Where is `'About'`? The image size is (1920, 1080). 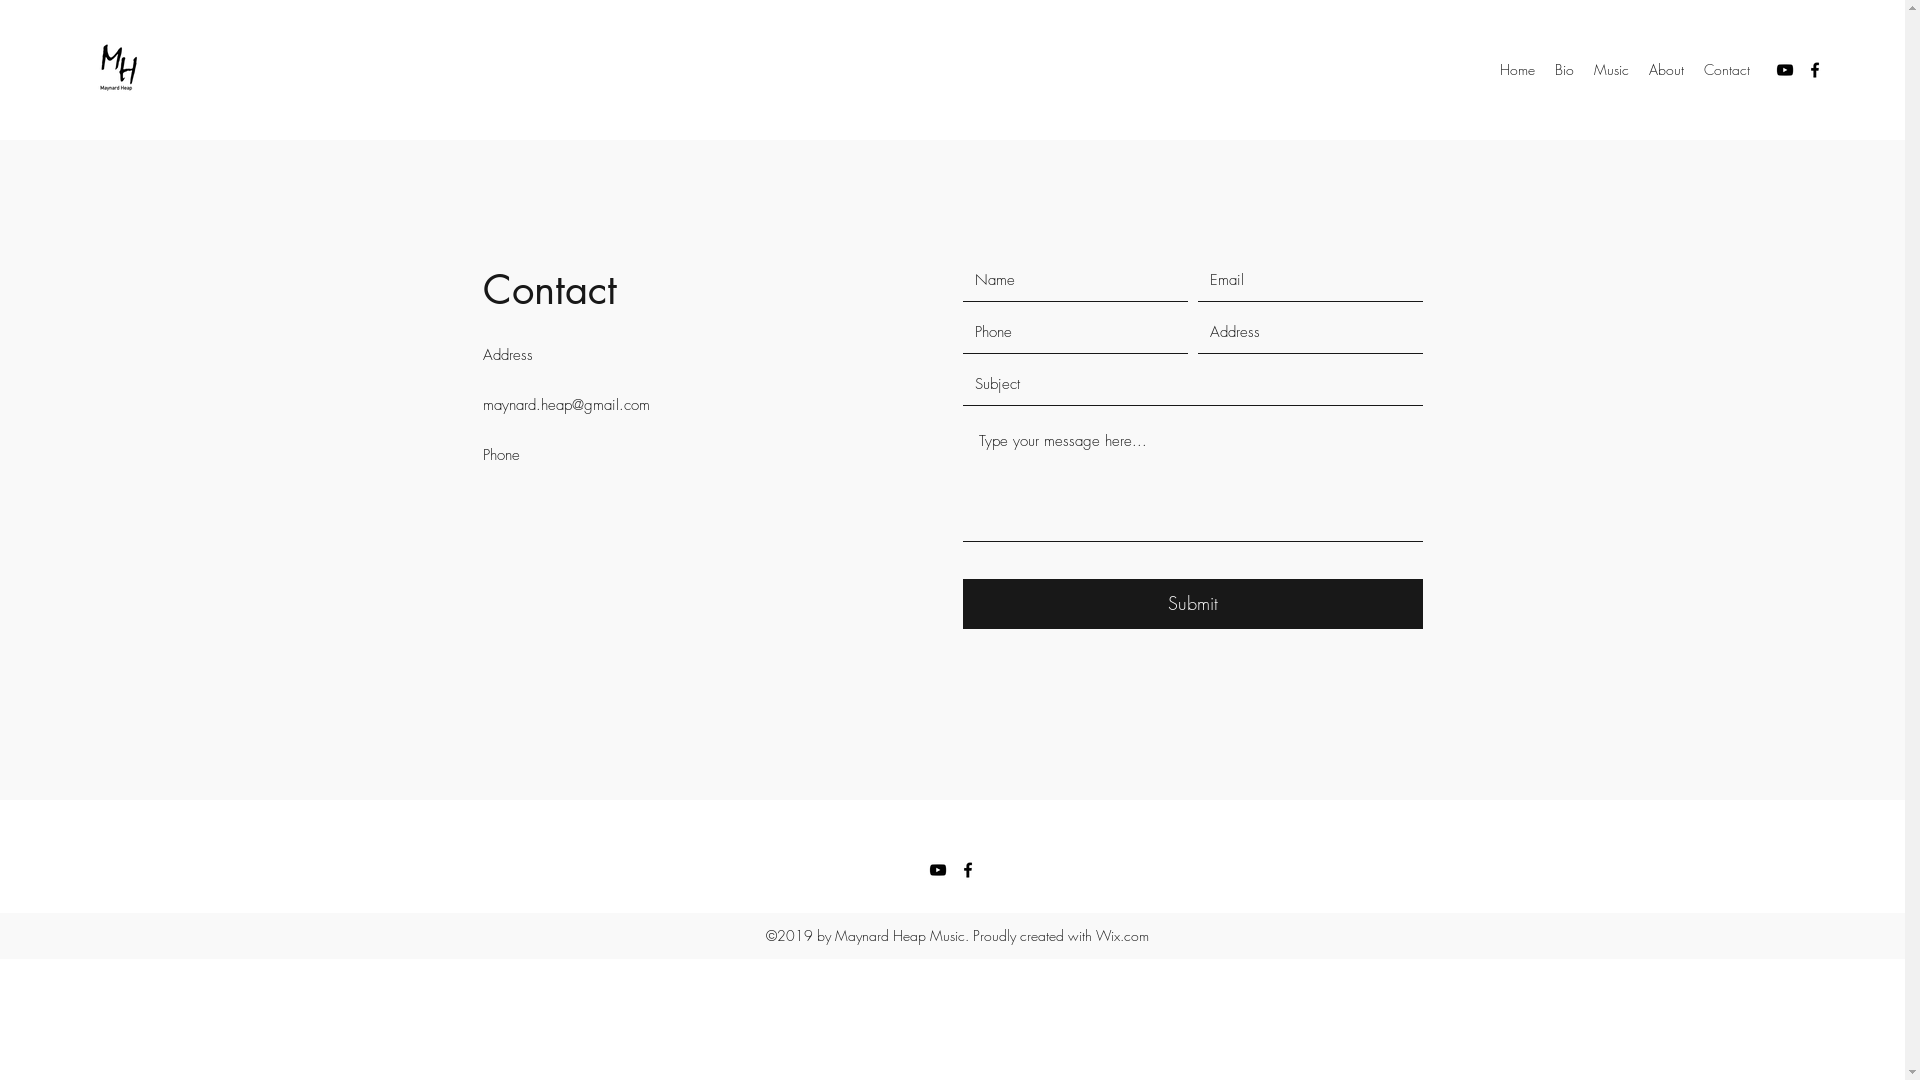 'About' is located at coordinates (1666, 68).